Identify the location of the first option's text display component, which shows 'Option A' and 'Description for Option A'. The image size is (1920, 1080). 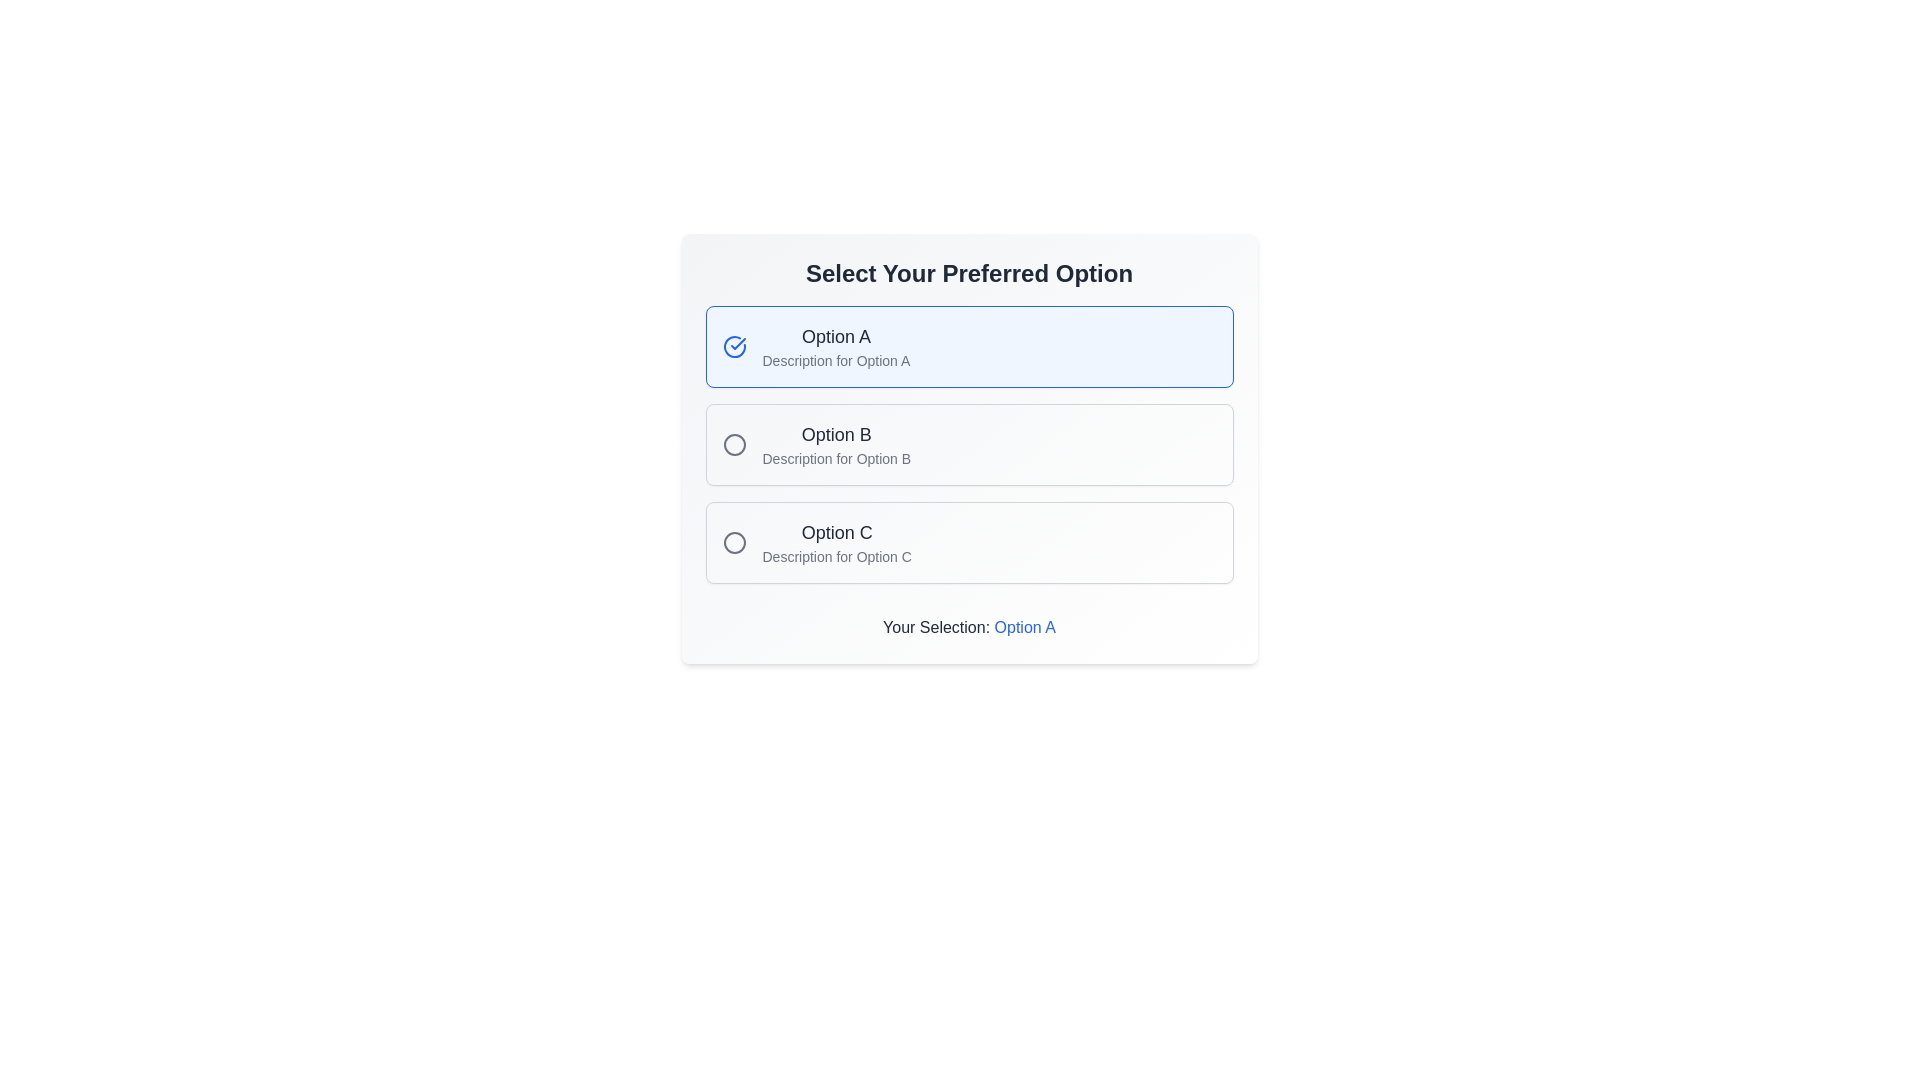
(836, 346).